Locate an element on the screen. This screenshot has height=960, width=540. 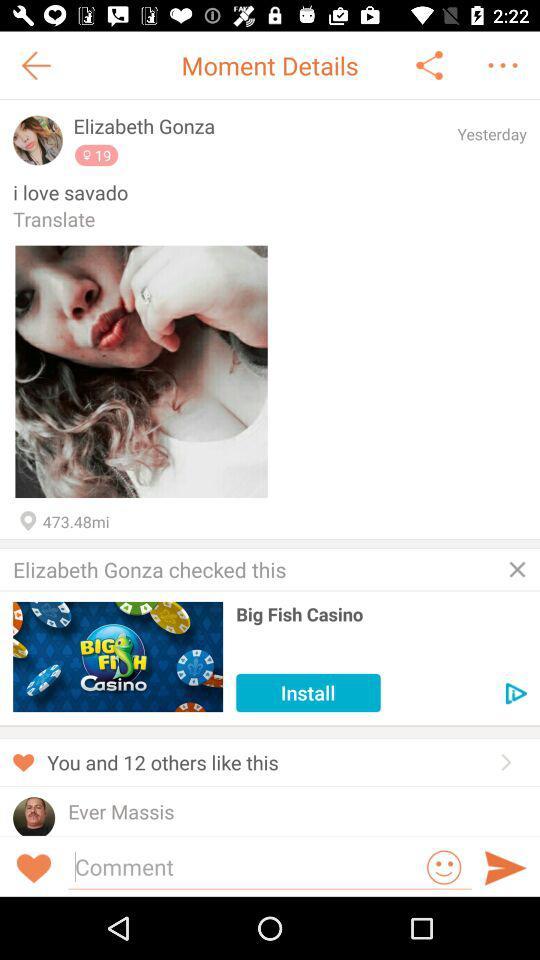
ever massis icon is located at coordinates (121, 811).